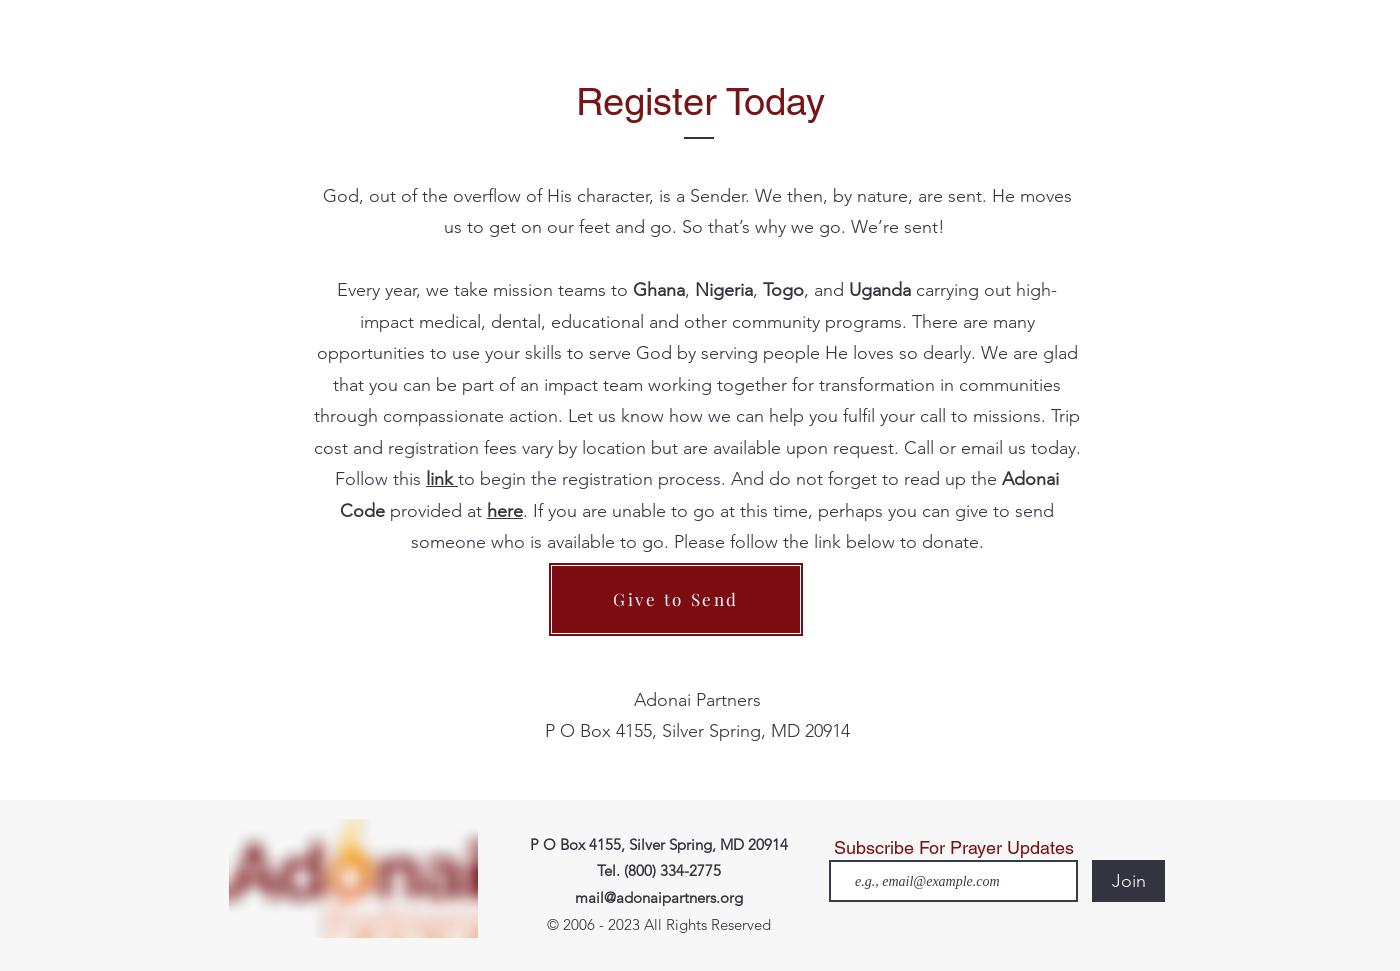  Describe the element at coordinates (1127, 880) in the screenshot. I see `'Join'` at that location.